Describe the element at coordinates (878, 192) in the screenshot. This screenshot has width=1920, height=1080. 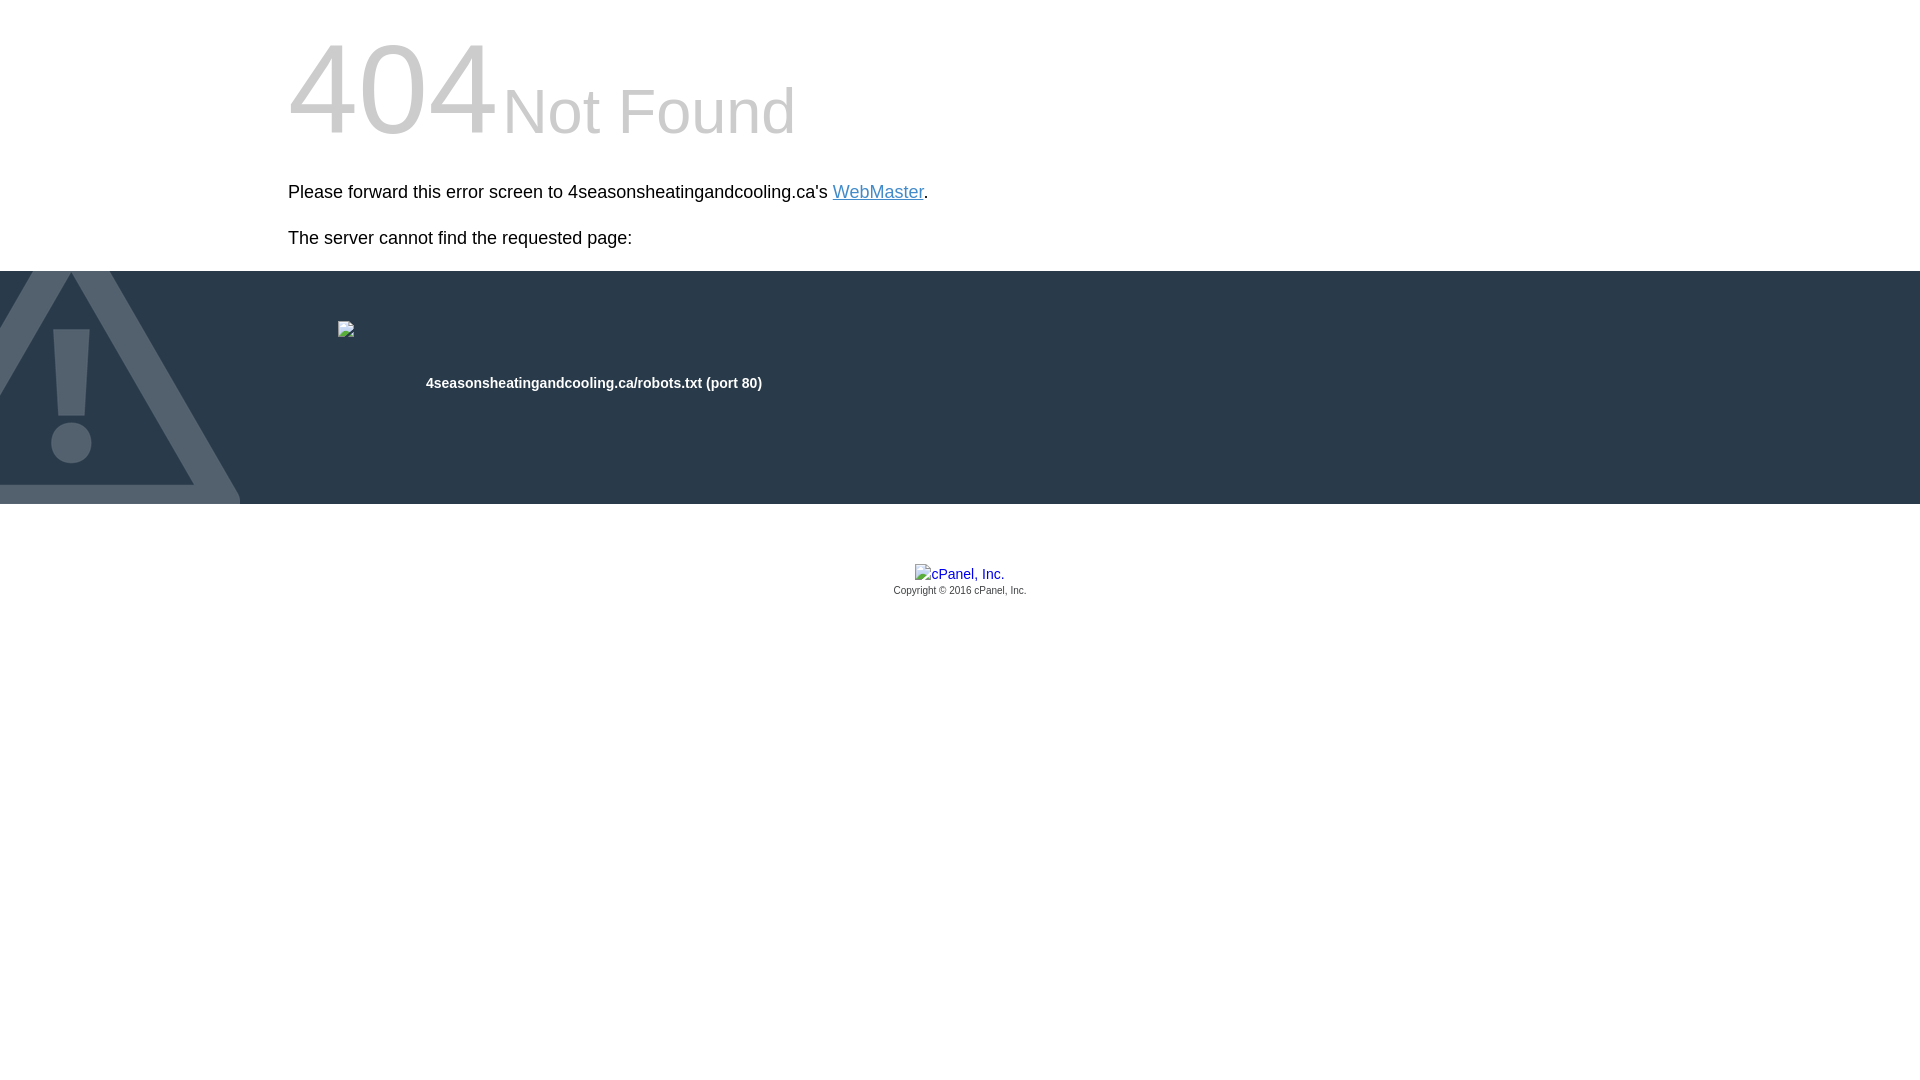
I see `'WebMaster'` at that location.